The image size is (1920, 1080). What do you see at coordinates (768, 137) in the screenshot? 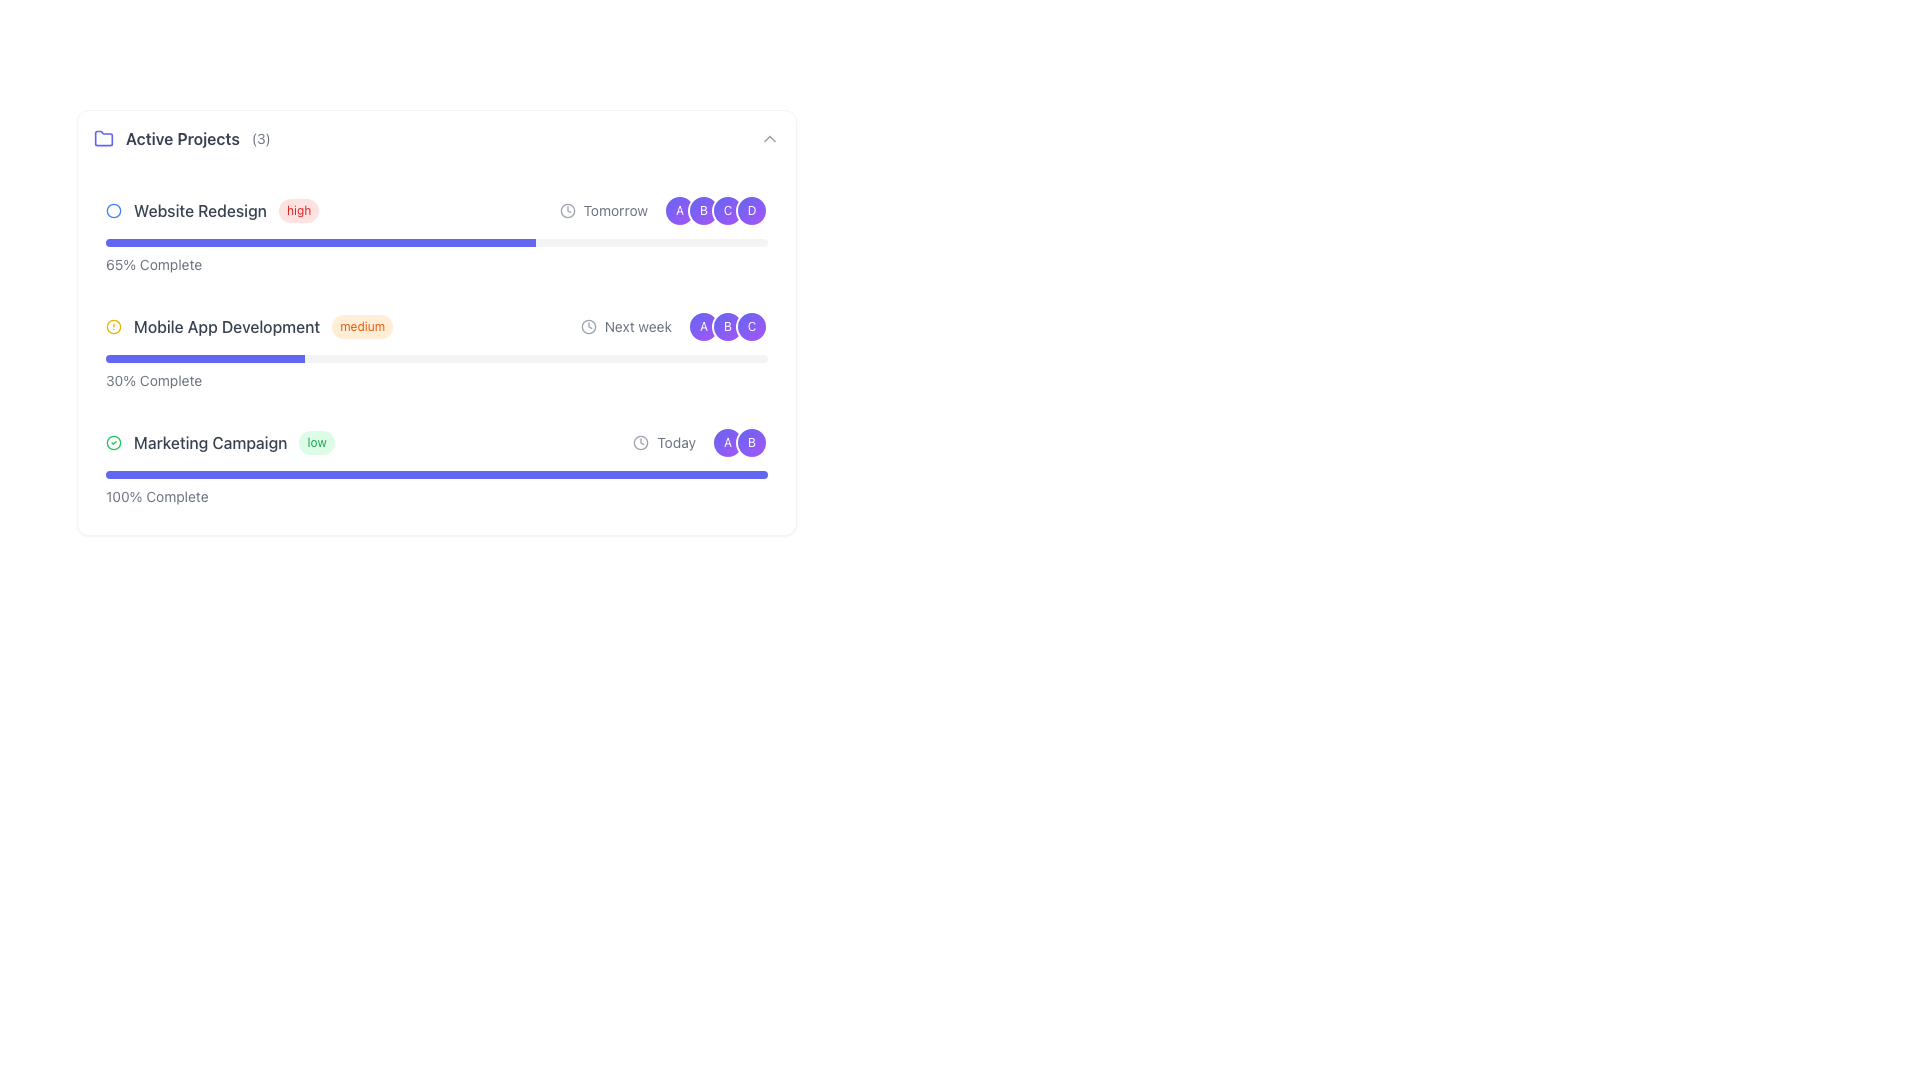
I see `the toggle icon located at the far right of the 'Active Projects (3)' section` at bounding box center [768, 137].